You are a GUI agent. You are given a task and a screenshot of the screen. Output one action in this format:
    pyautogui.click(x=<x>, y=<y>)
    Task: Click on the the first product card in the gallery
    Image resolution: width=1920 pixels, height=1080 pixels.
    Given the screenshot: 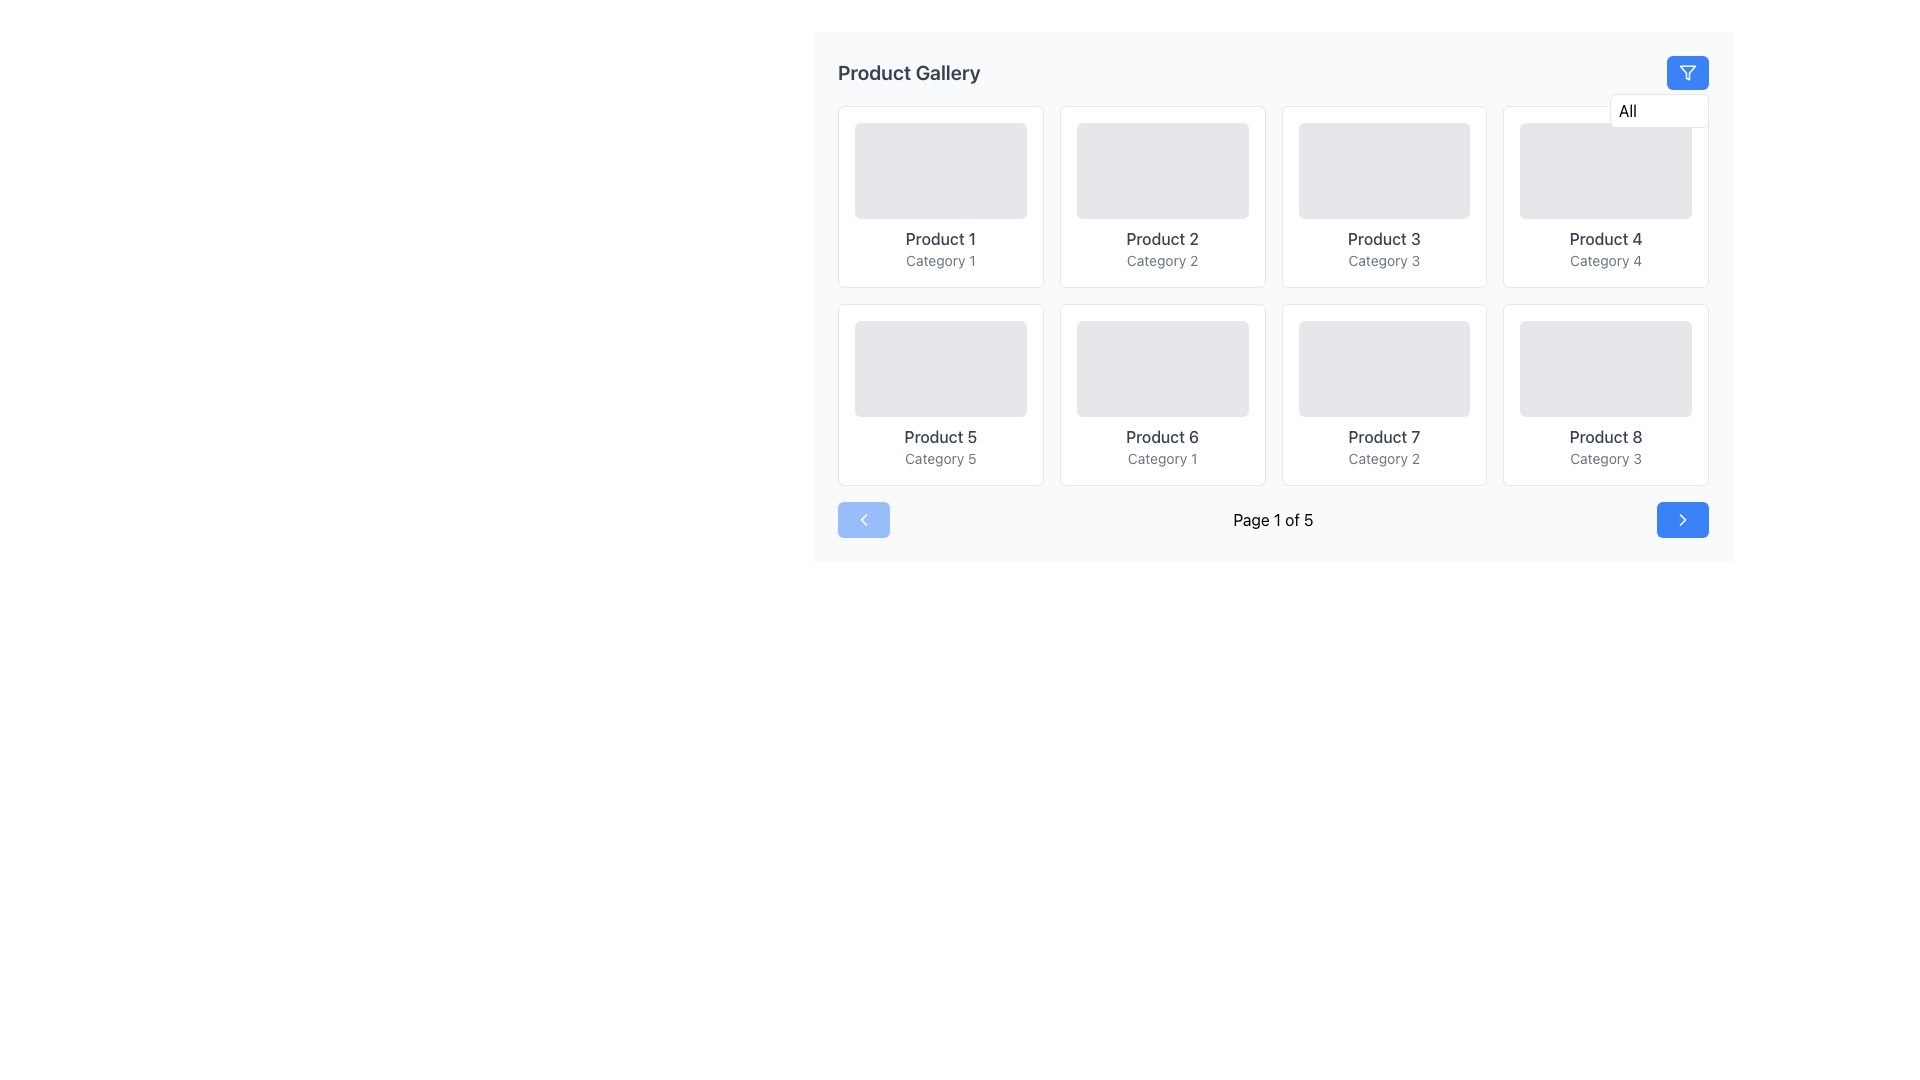 What is the action you would take?
    pyautogui.click(x=939, y=196)
    